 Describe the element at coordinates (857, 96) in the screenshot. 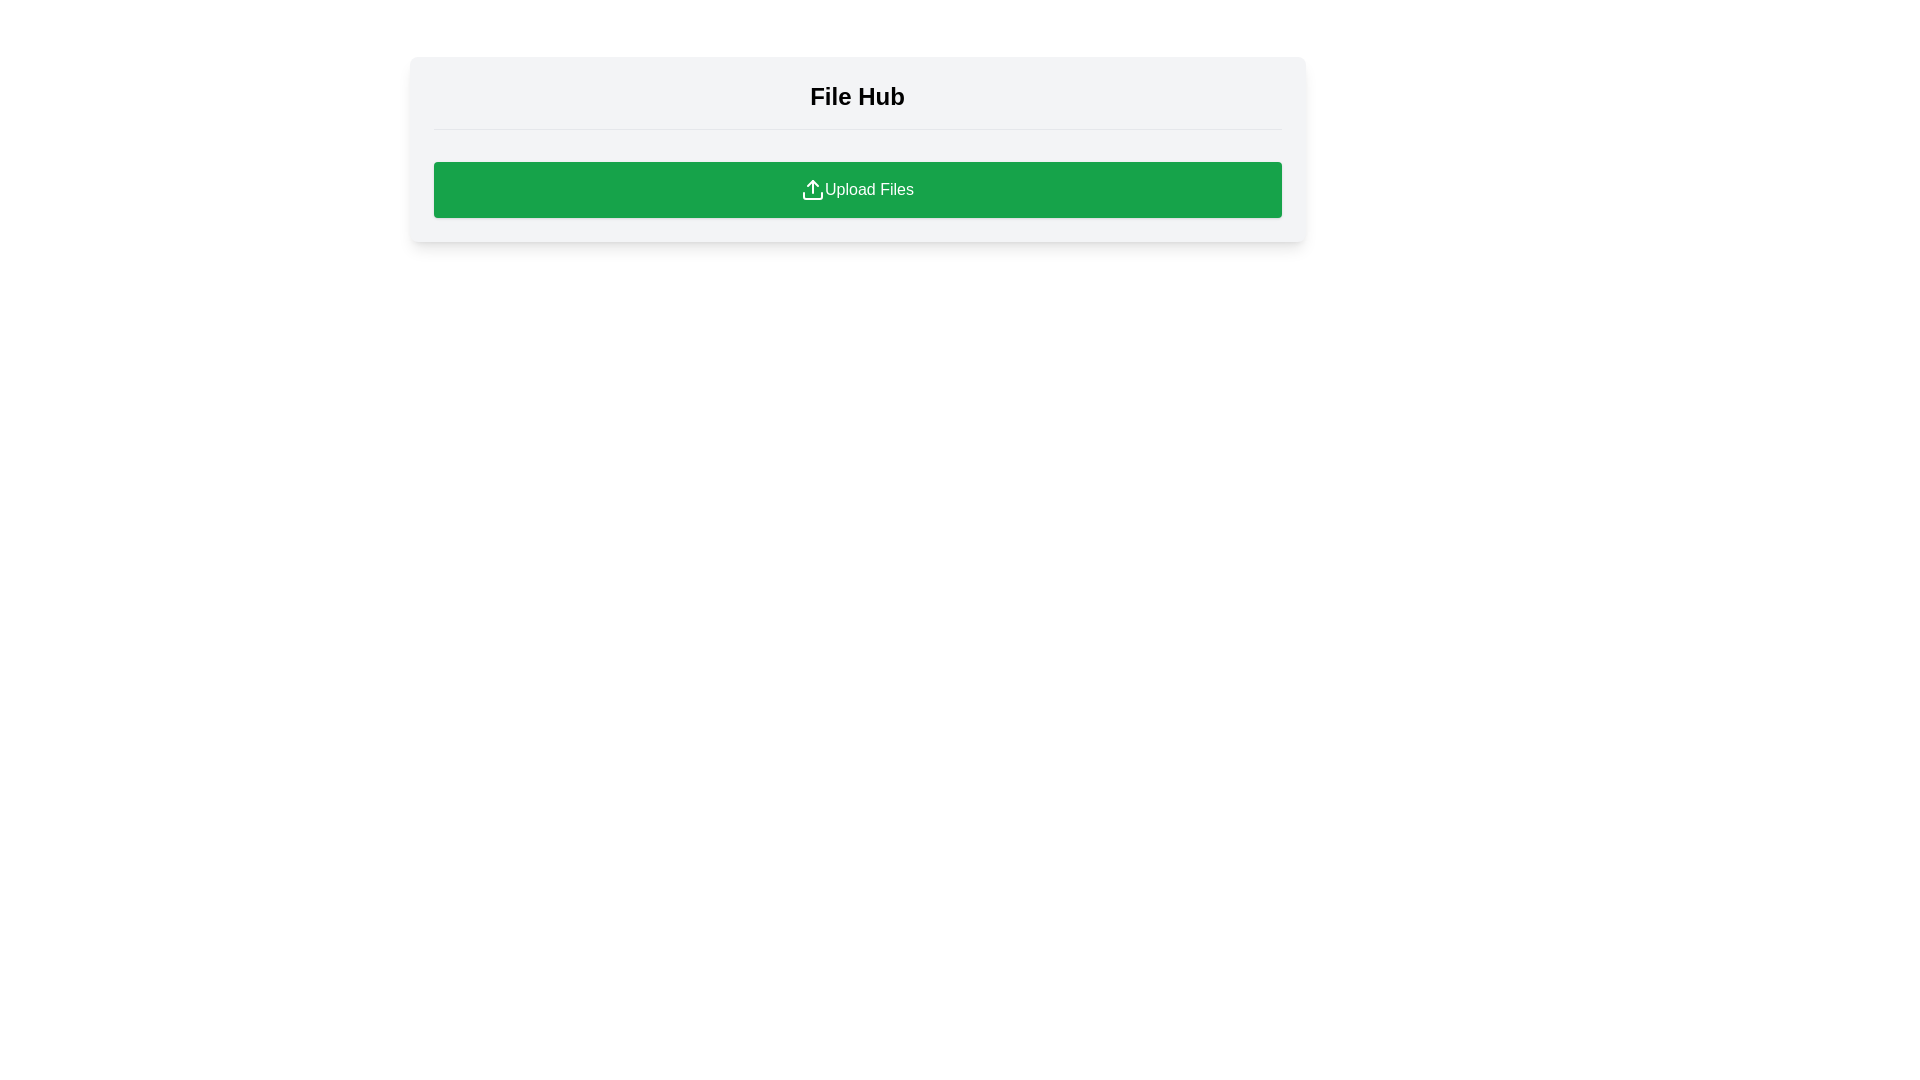

I see `the 'File Hub' static text label, which is a bold, large-sized, black font label centrally aligned within a lightly shaded rectangular area` at that location.